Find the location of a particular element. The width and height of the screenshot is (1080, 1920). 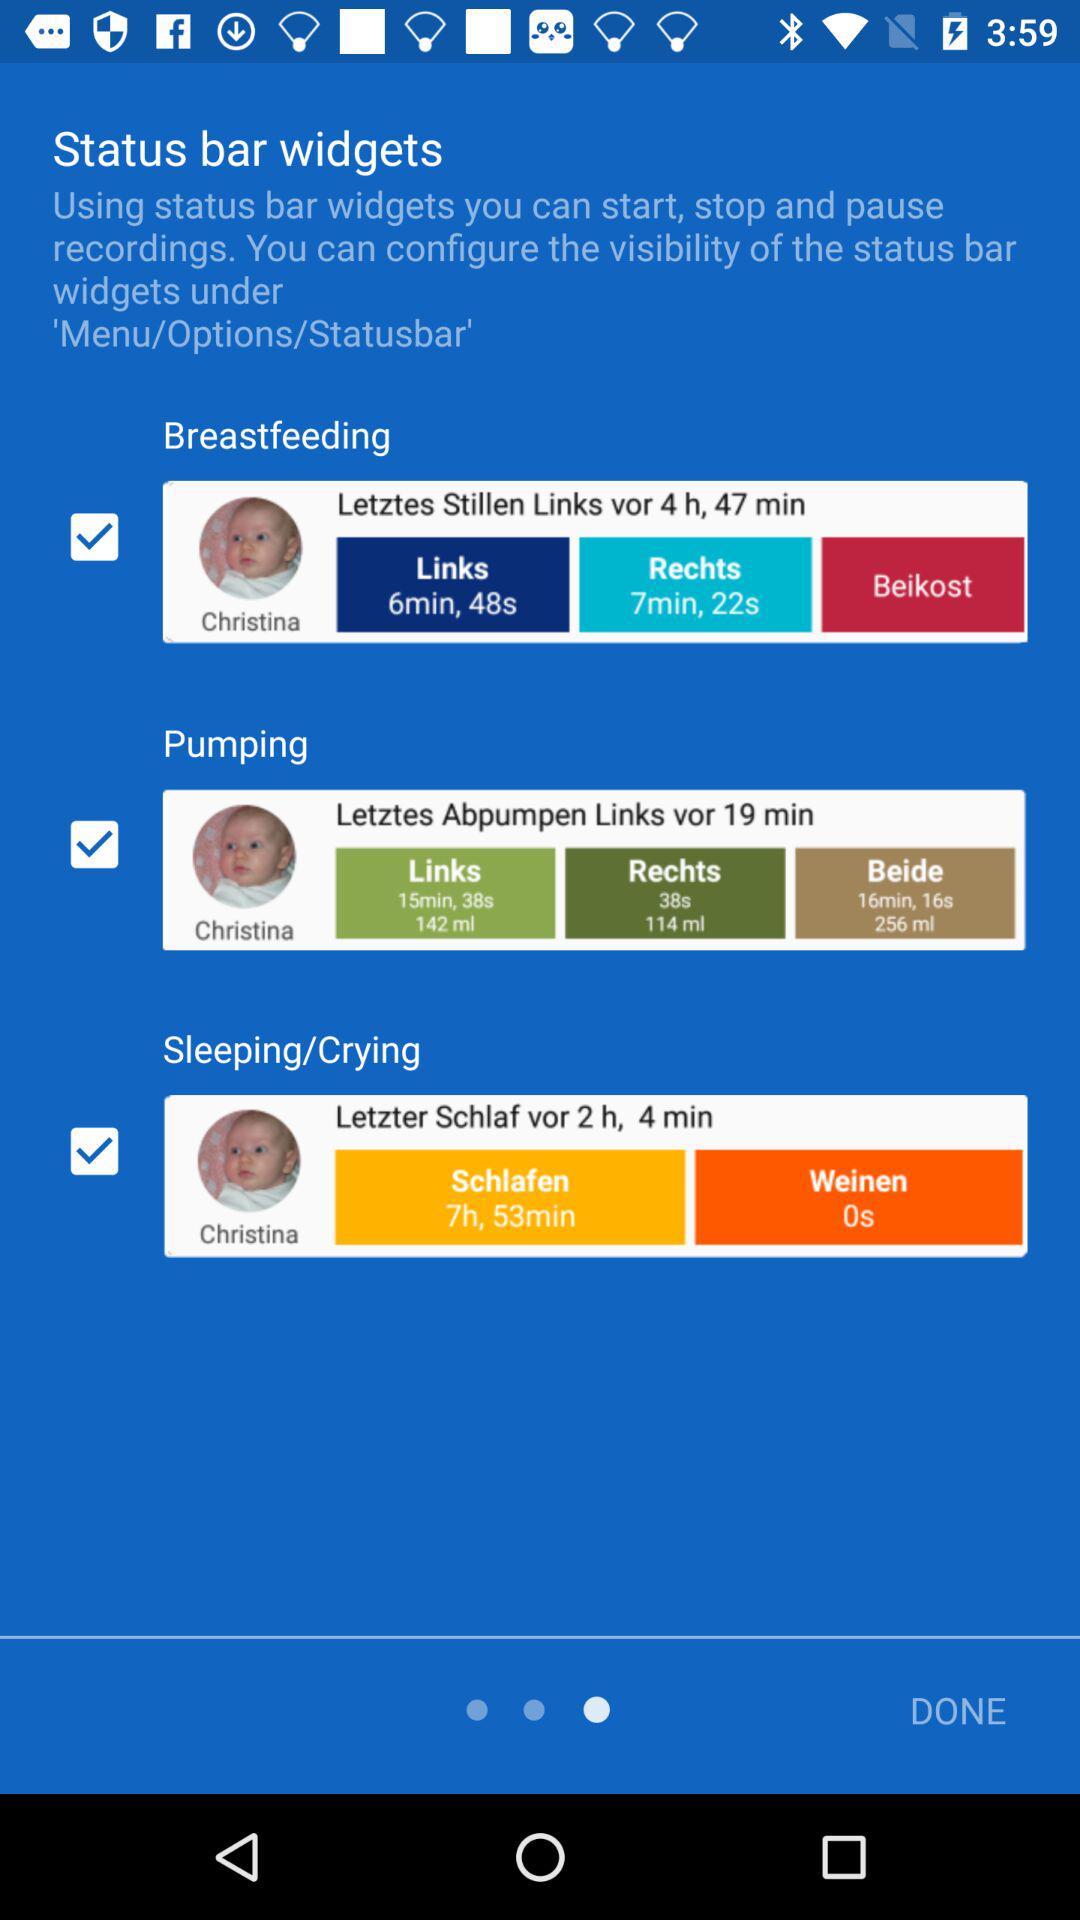

checkbox is located at coordinates (94, 1151).